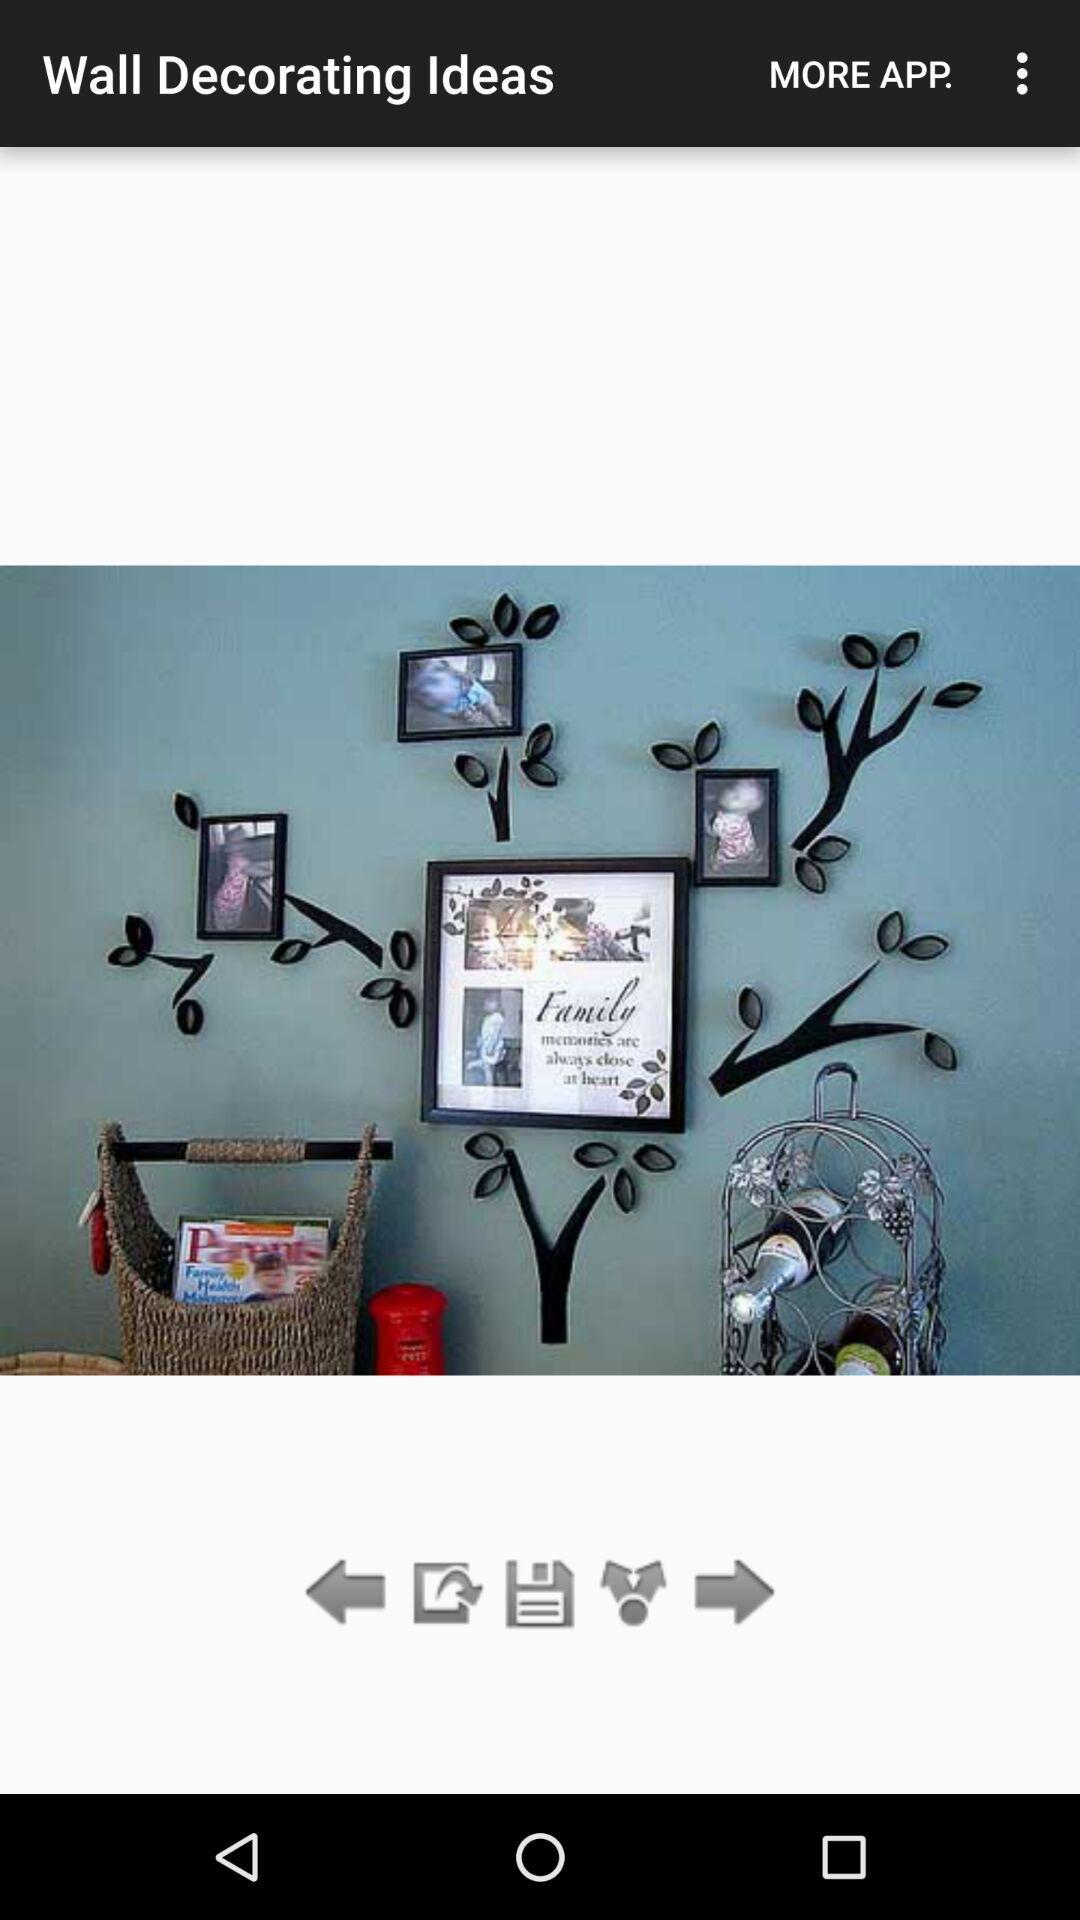 This screenshot has width=1080, height=1920. I want to click on icon at the bottom right corner, so click(729, 1593).